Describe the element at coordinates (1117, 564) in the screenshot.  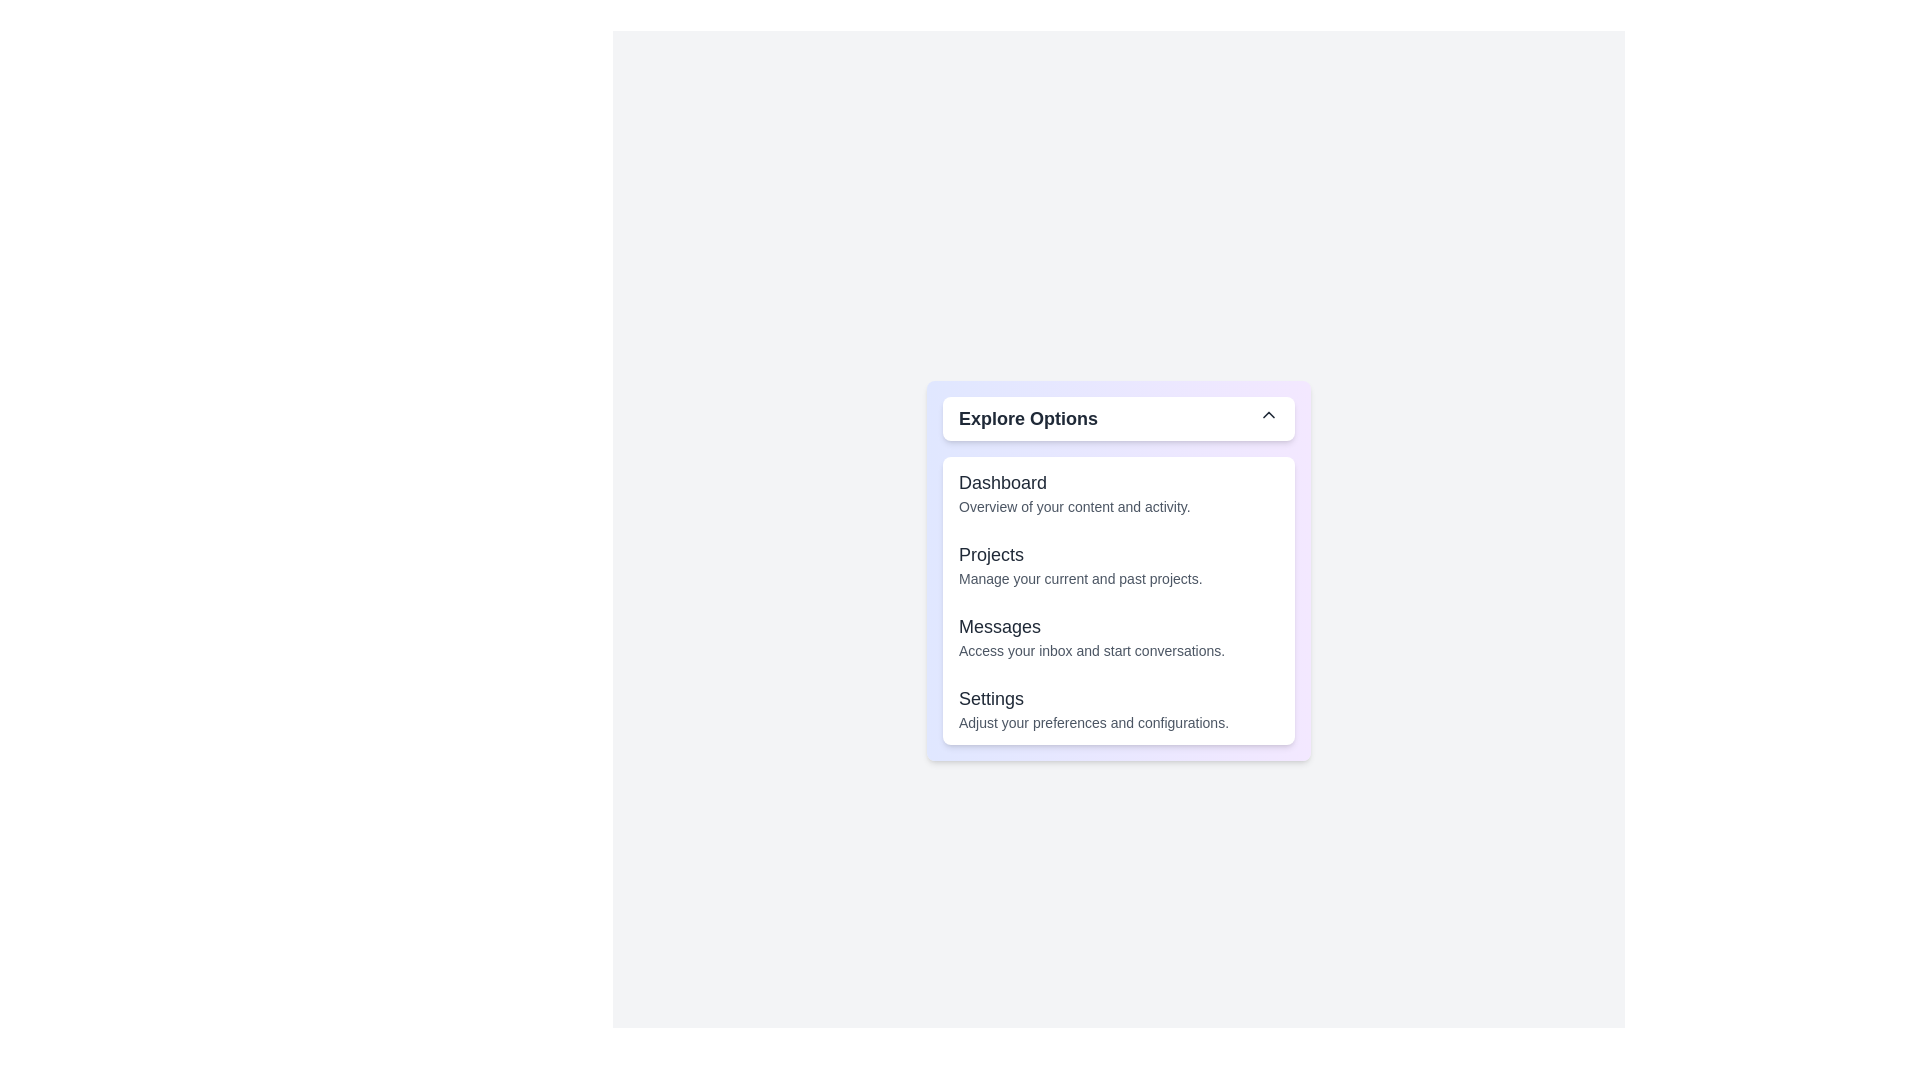
I see `the option 'Projects' from the dropdown menu` at that location.